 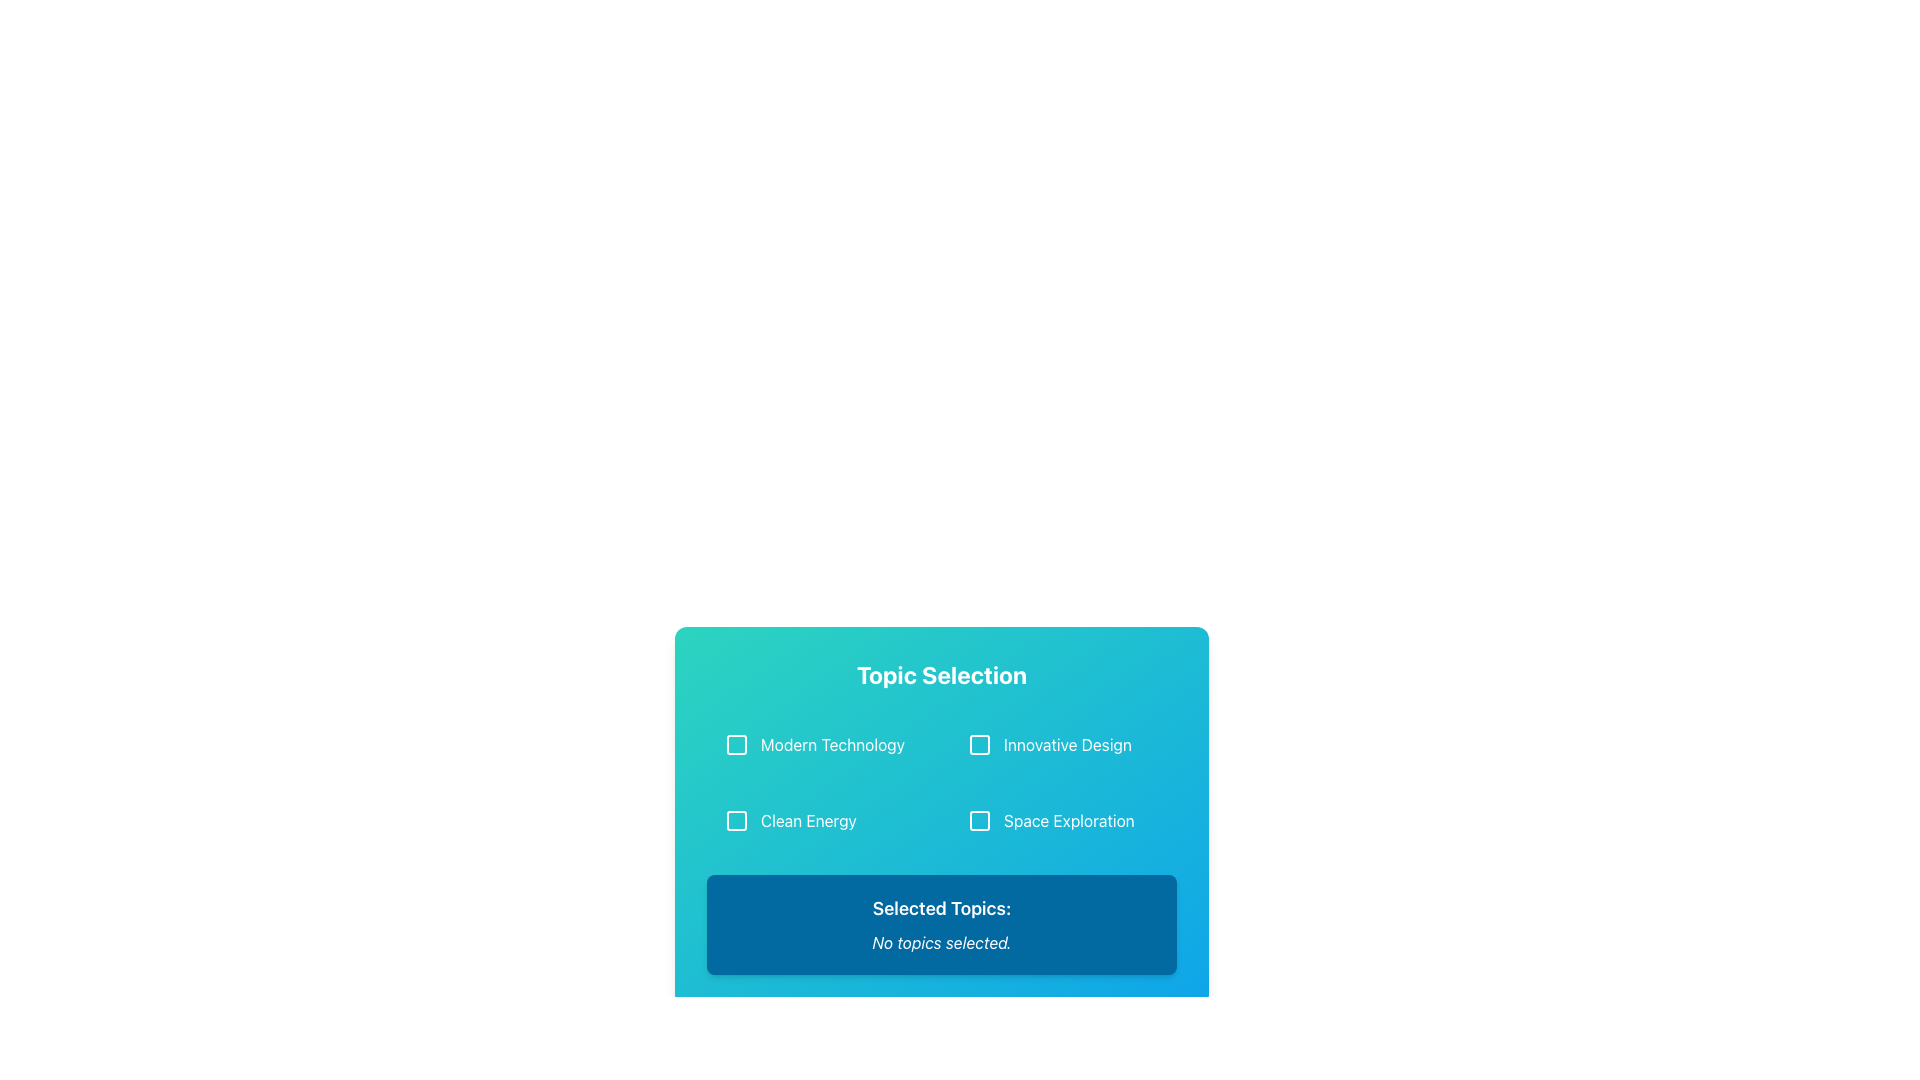 I want to click on the checkbox associated with the 'Modern Technology' label, so click(x=736, y=744).